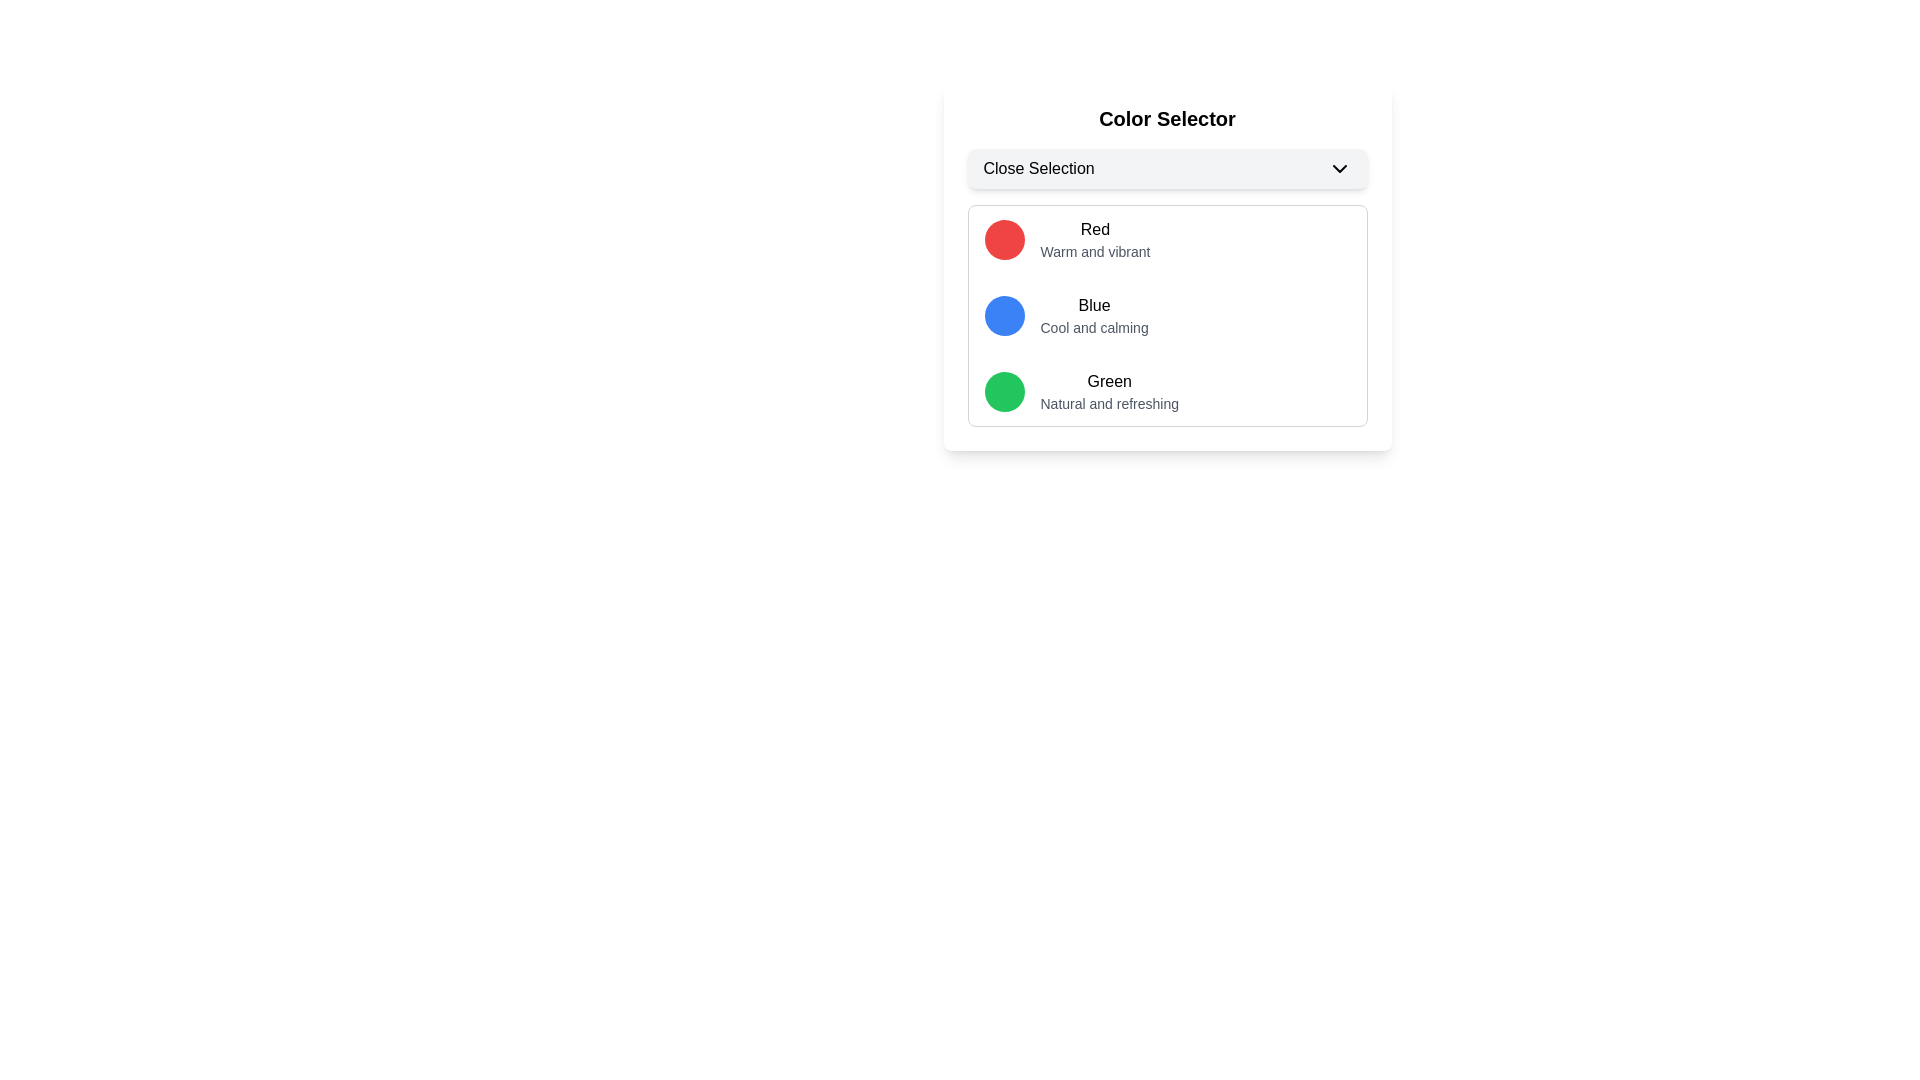  I want to click on the 'Red' text element which labels the first color in the selectable colors list, so click(1094, 229).